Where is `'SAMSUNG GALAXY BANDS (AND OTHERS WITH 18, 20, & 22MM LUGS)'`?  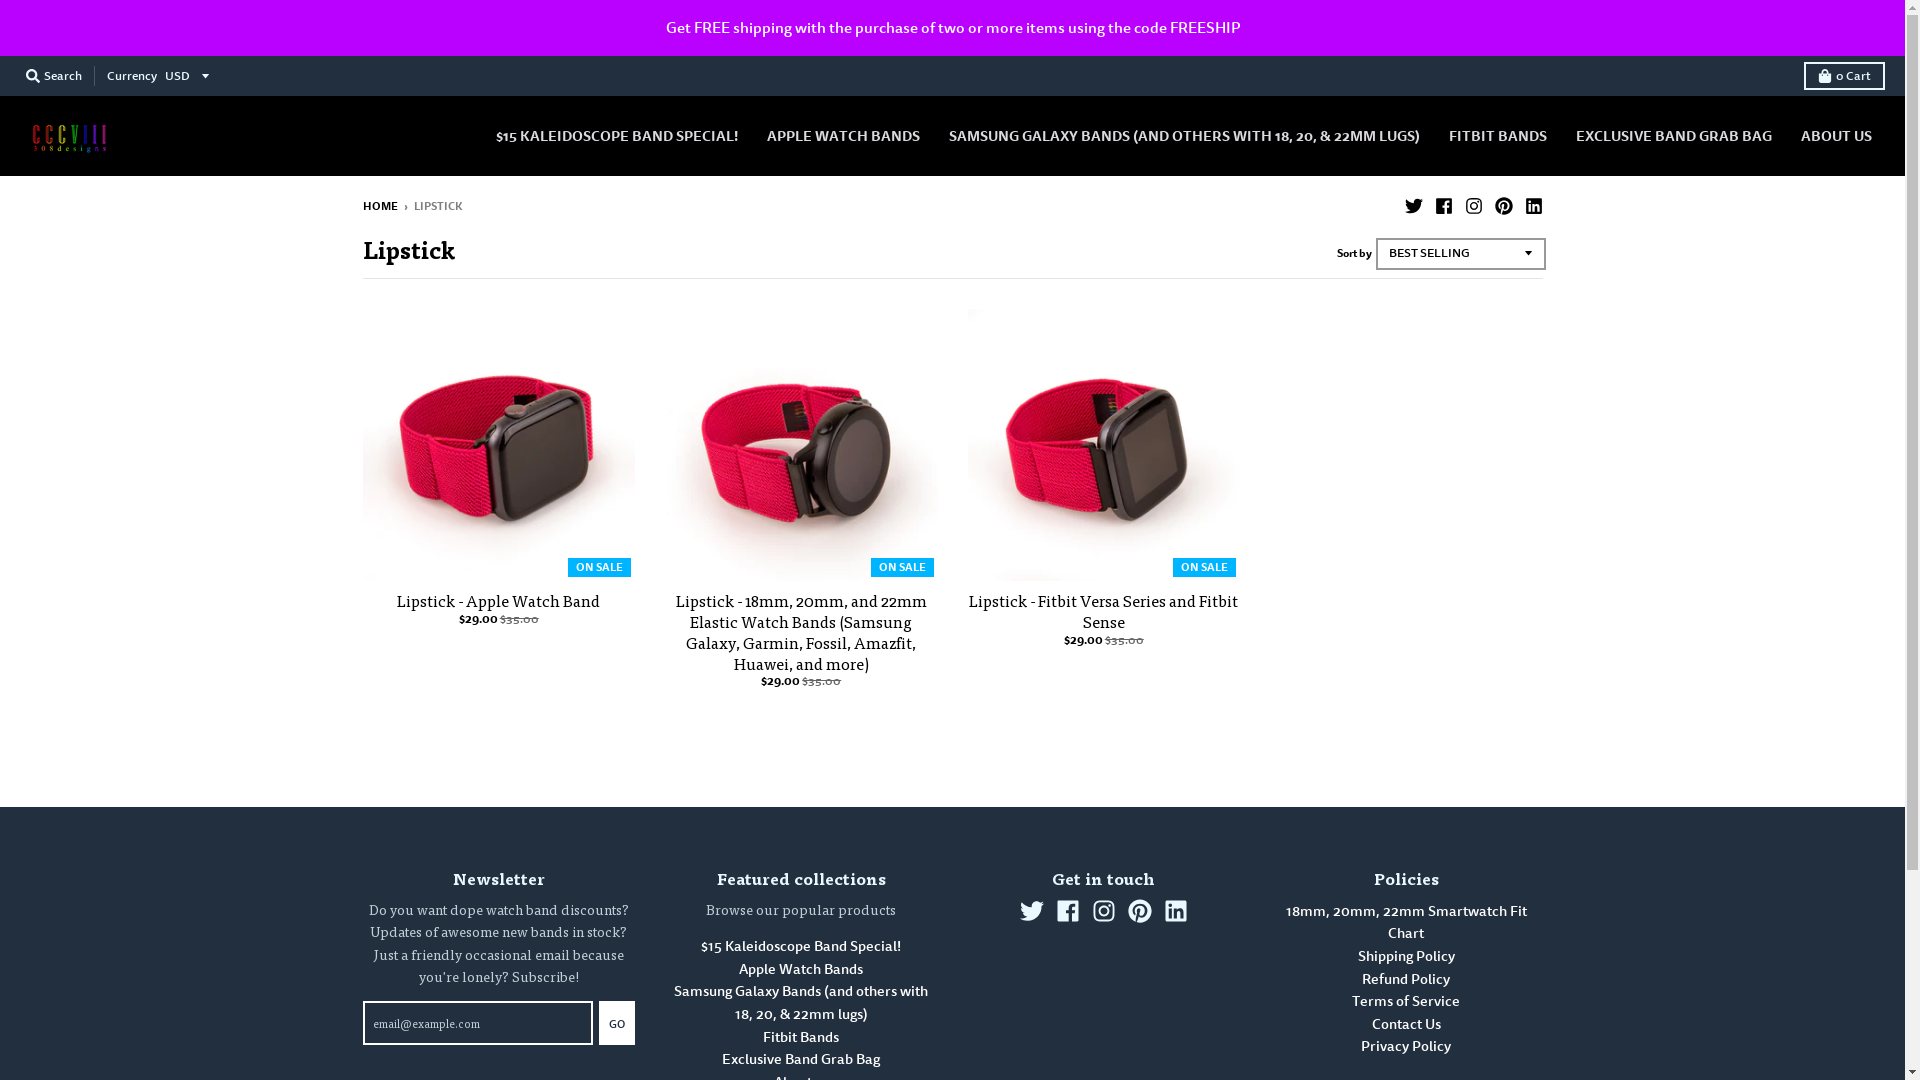
'SAMSUNG GALAXY BANDS (AND OTHERS WITH 18, 20, & 22MM LUGS)' is located at coordinates (1184, 135).